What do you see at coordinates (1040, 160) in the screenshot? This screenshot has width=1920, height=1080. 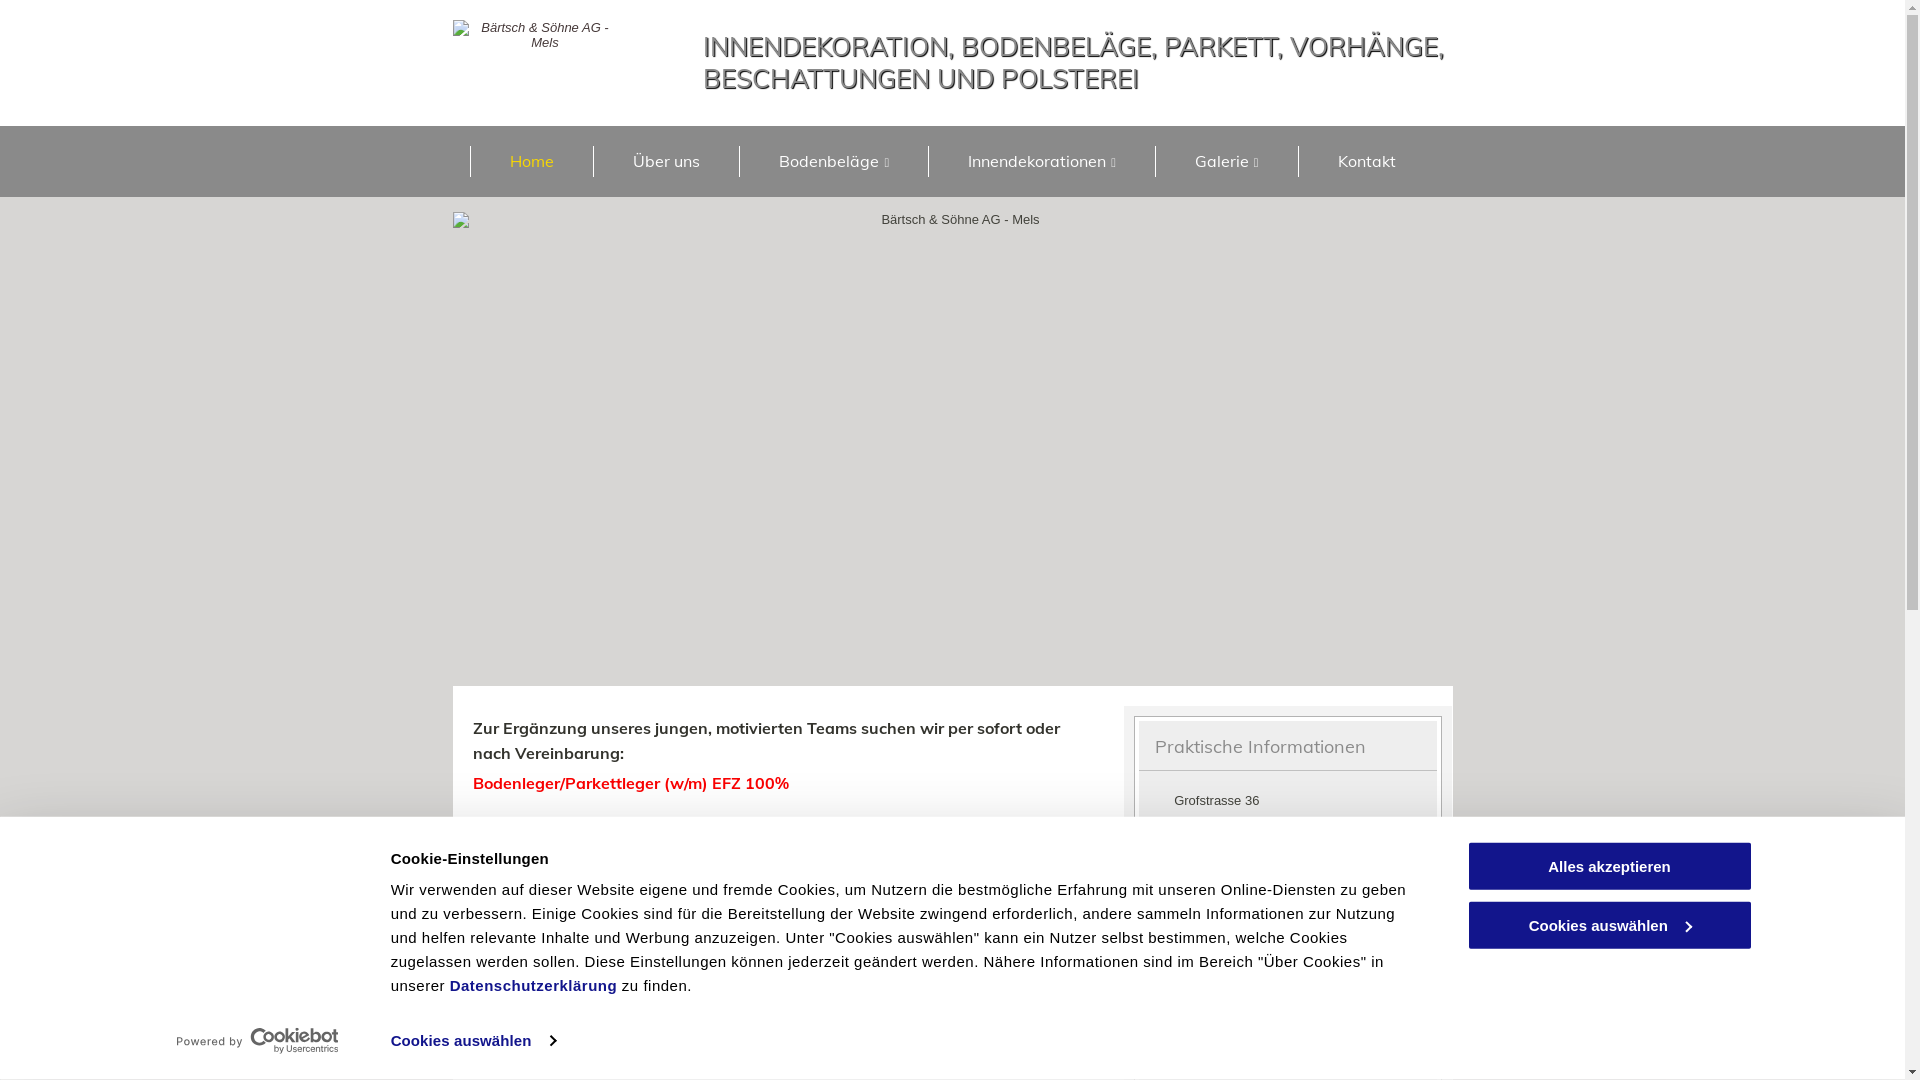 I see `'Innendekorationen'` at bounding box center [1040, 160].